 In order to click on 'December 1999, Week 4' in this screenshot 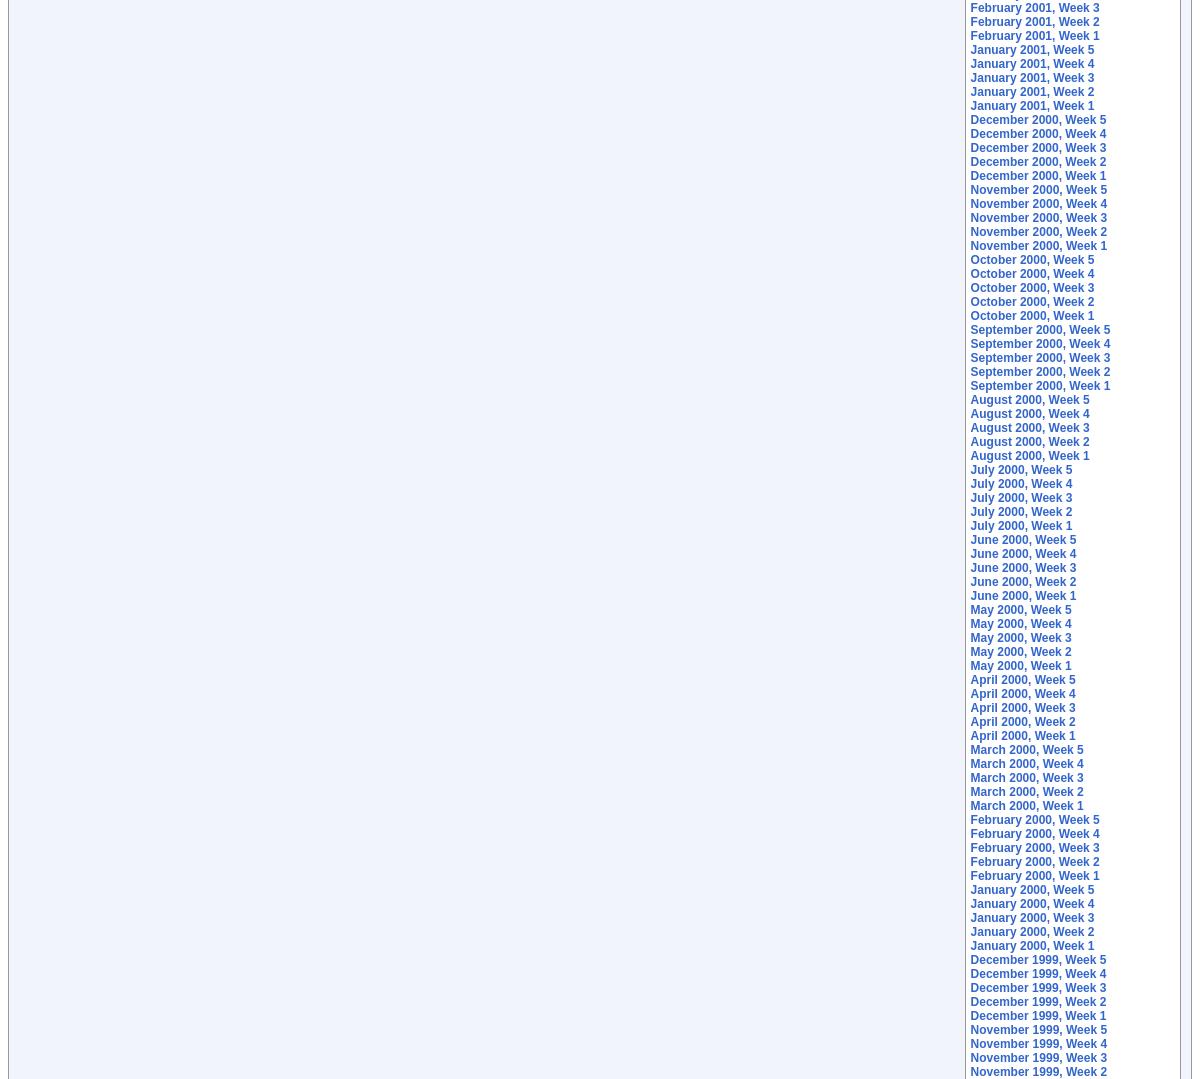, I will do `click(1038, 973)`.